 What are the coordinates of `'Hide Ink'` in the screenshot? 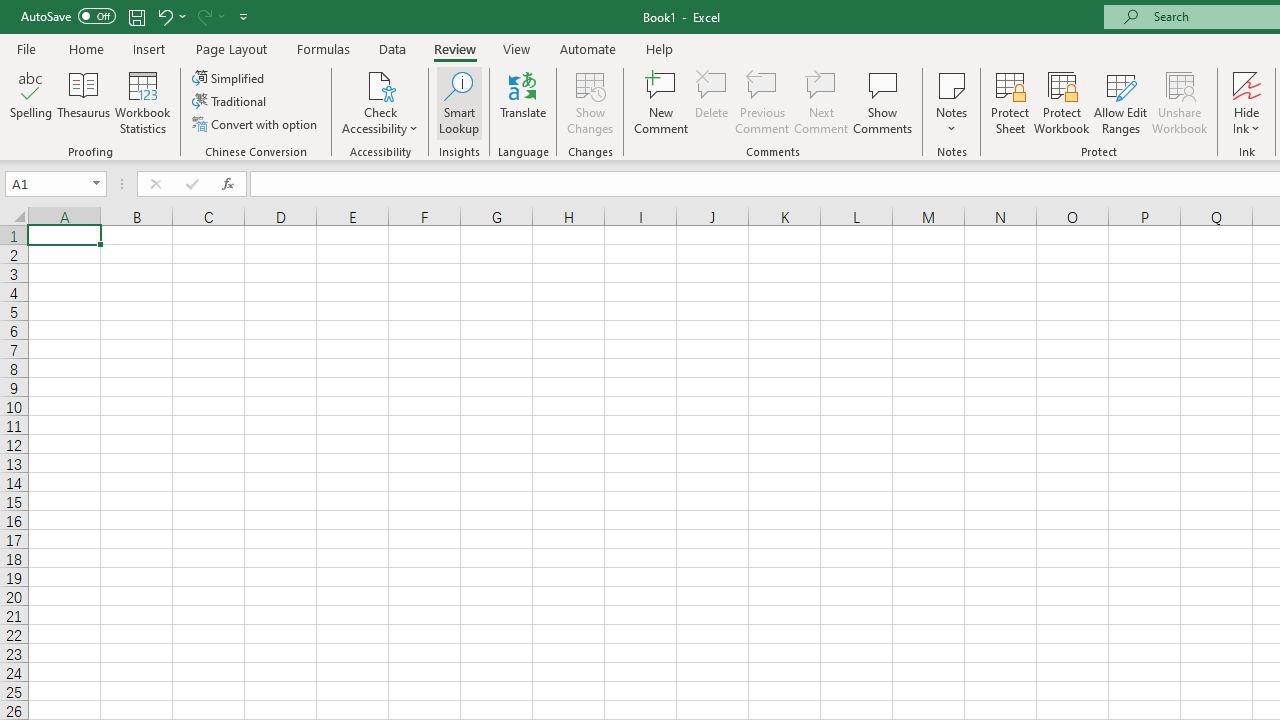 It's located at (1246, 84).